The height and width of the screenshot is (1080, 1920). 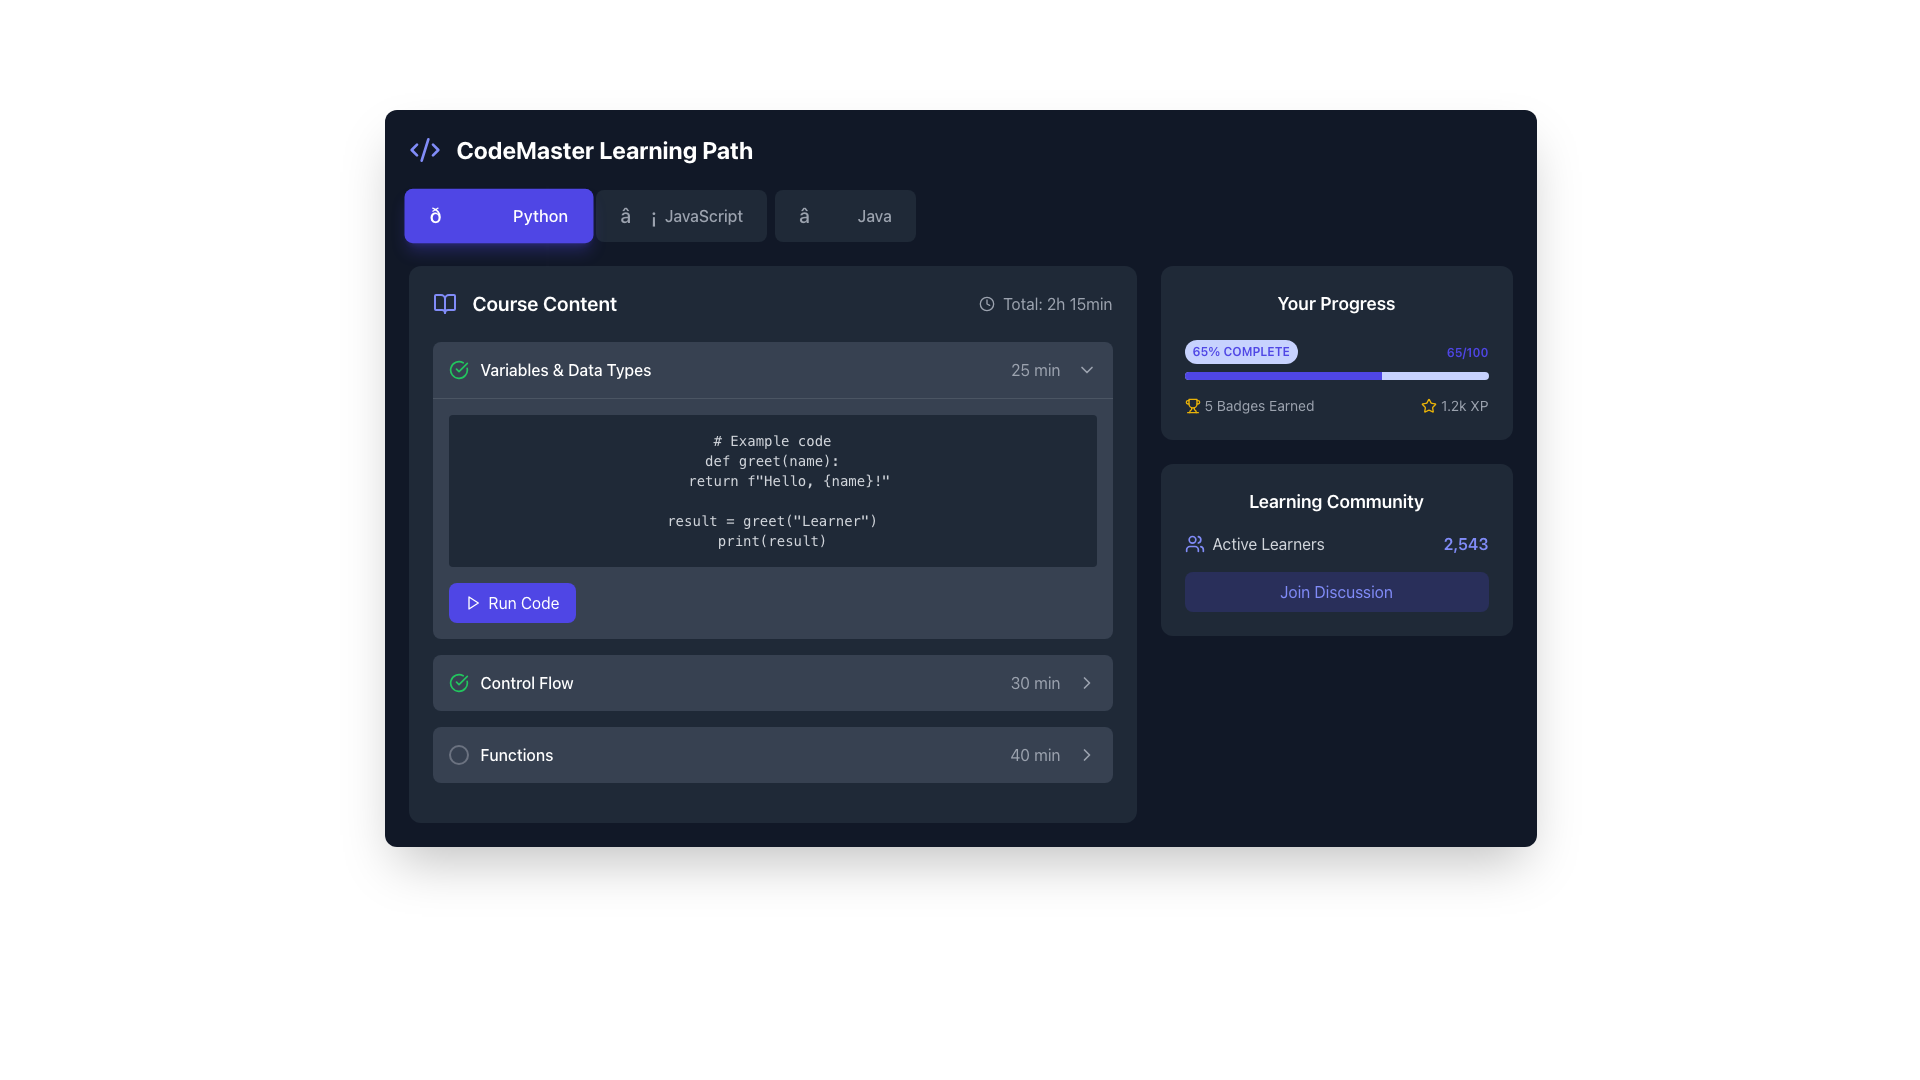 What do you see at coordinates (524, 304) in the screenshot?
I see `the section heading element located in the top-left section of the main course layout, which includes an icon and text, positioned to the left of the 'Total: 2h 15min' text` at bounding box center [524, 304].